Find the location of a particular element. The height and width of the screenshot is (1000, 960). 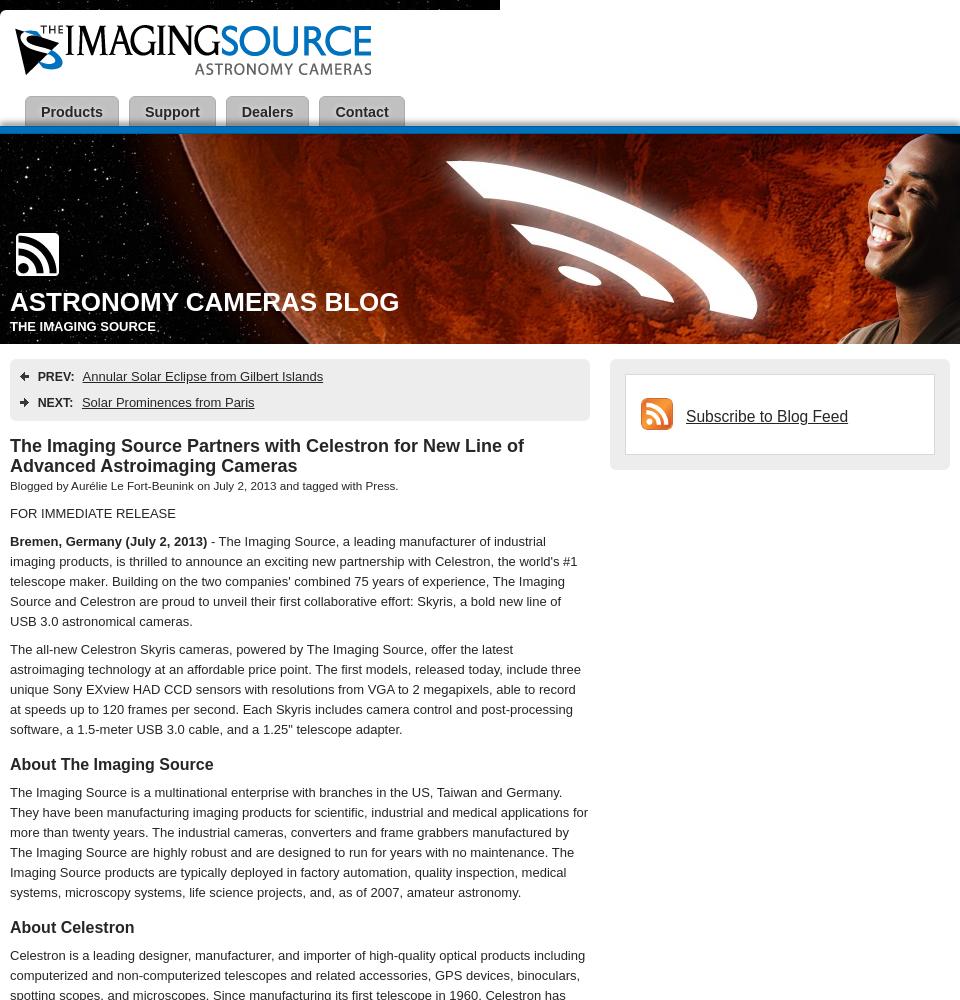

'on July 2, 2013 and tagged with' is located at coordinates (277, 484).